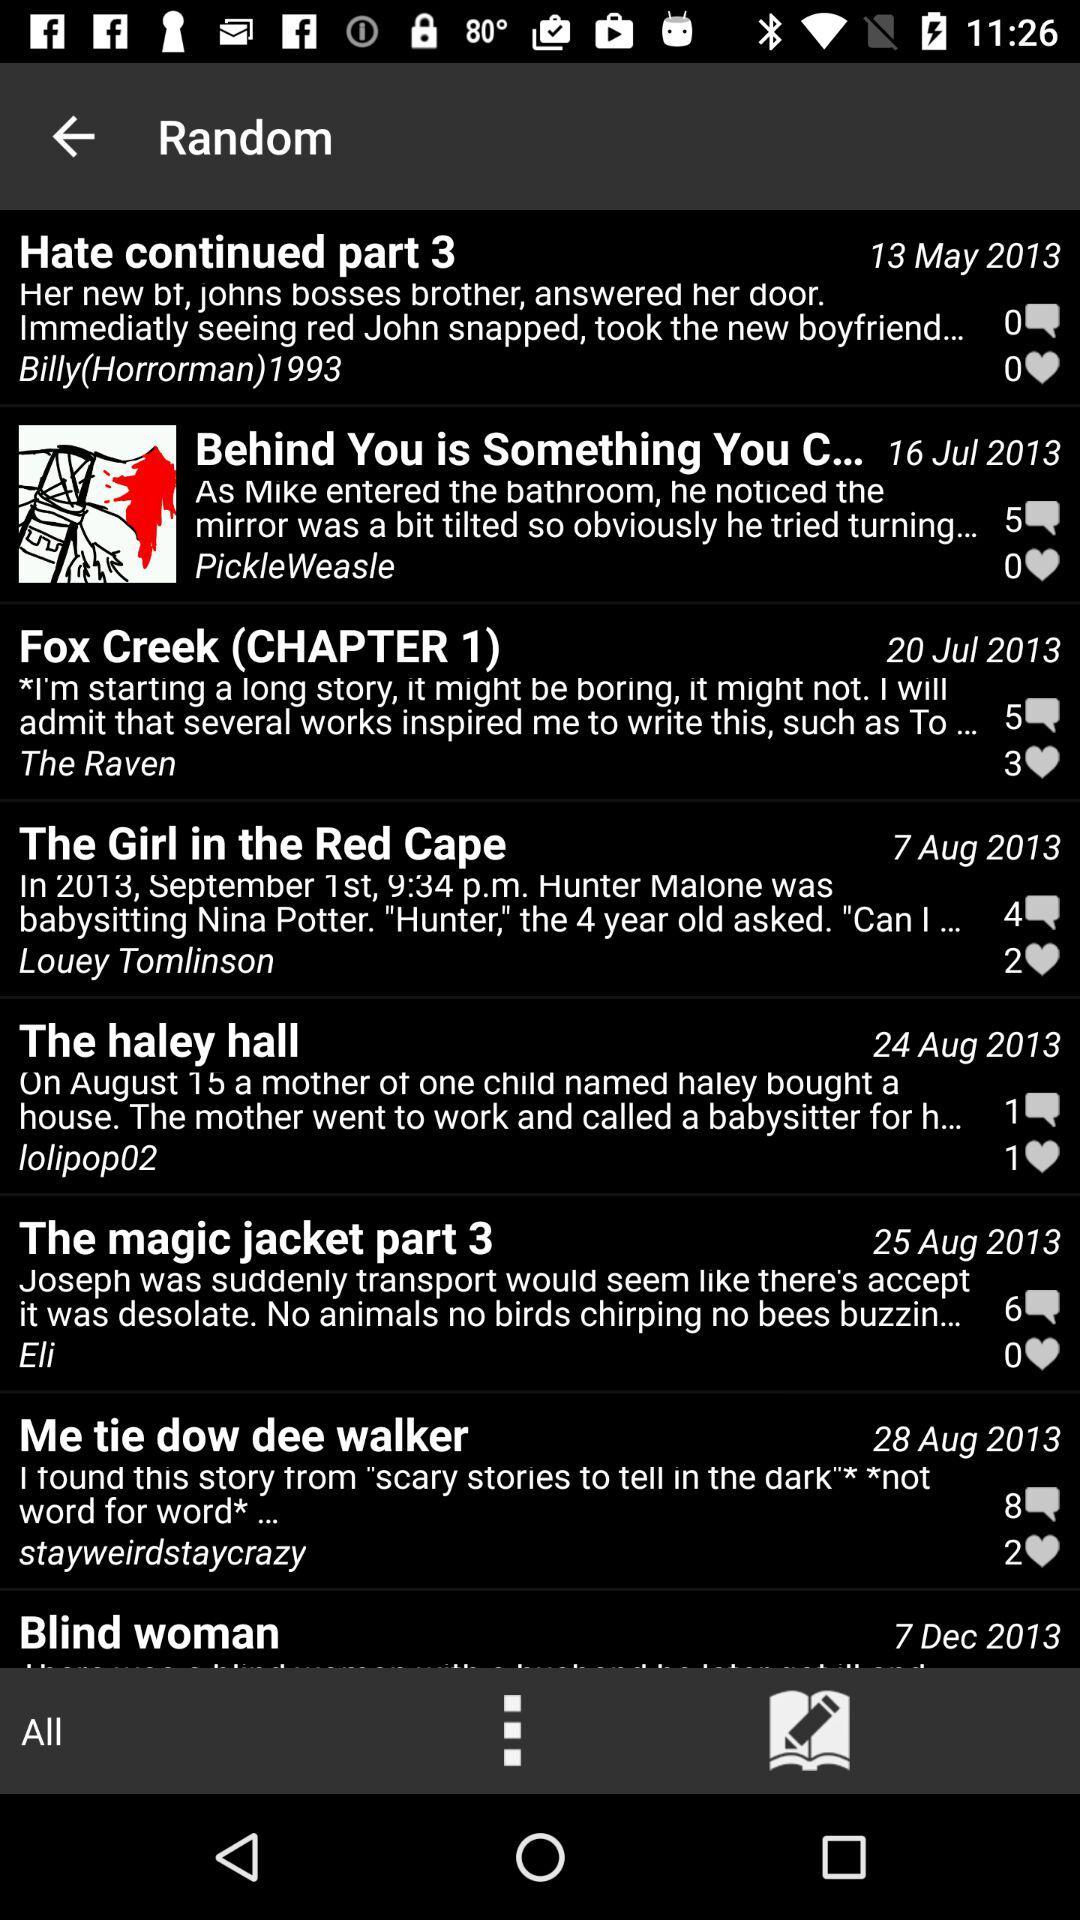 This screenshot has width=1080, height=1920. I want to click on write new stories, so click(810, 1730).